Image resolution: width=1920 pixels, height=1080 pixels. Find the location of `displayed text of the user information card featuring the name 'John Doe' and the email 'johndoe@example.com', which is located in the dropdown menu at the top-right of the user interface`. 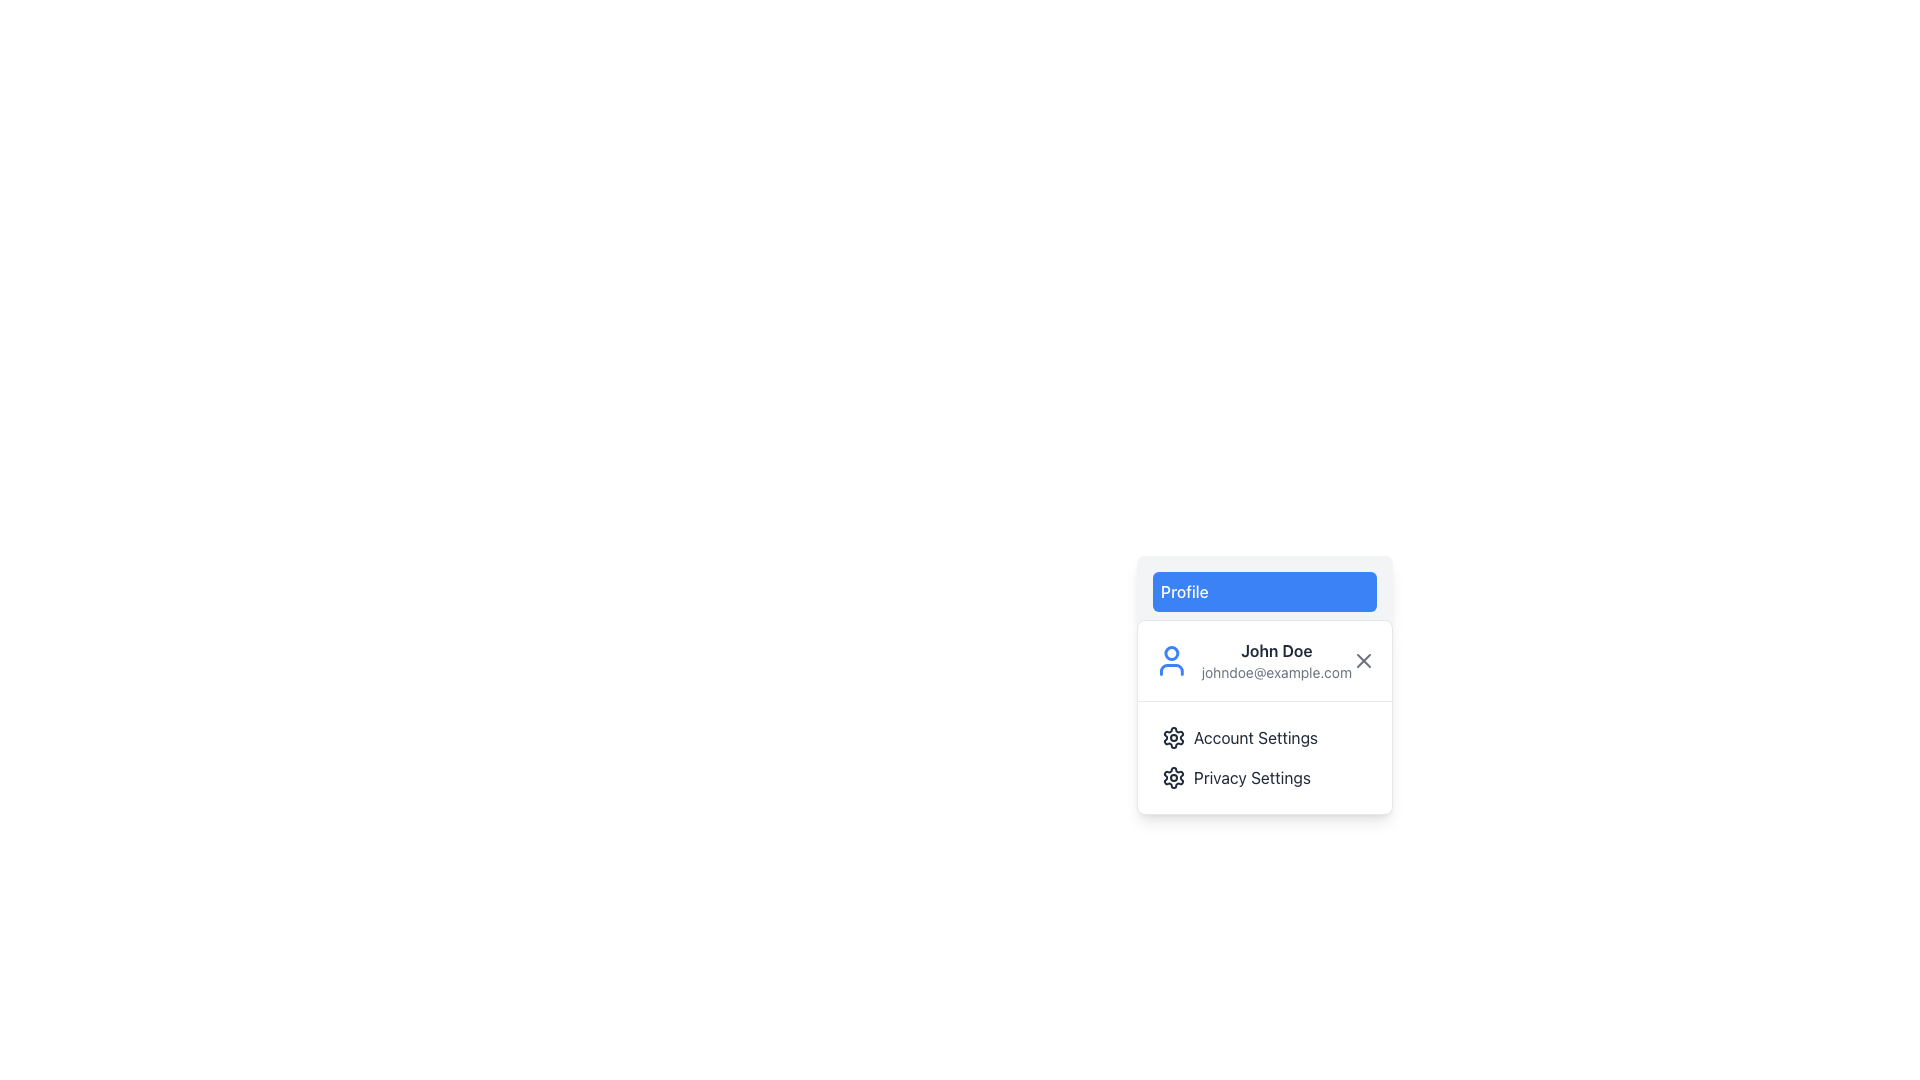

displayed text of the user information card featuring the name 'John Doe' and the email 'johndoe@example.com', which is located in the dropdown menu at the top-right of the user interface is located at coordinates (1275, 660).